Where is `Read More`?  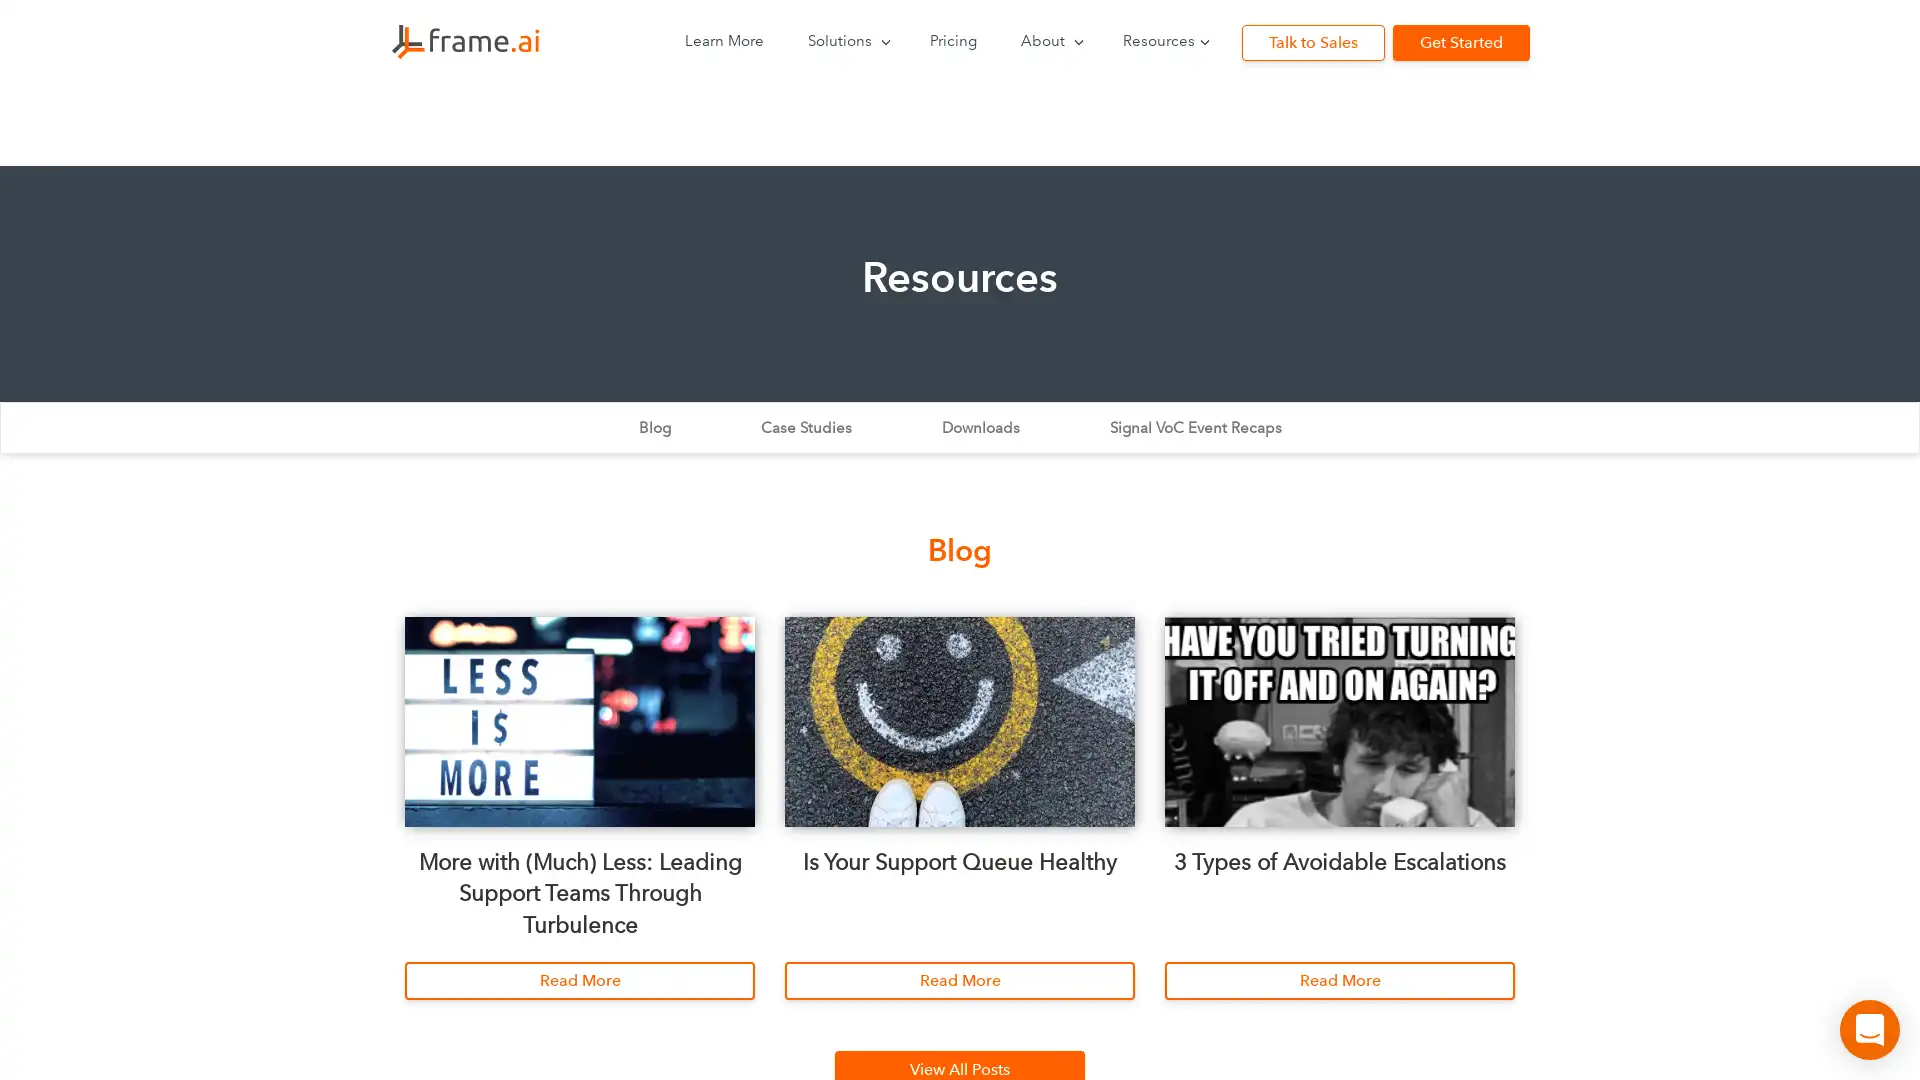 Read More is located at coordinates (960, 979).